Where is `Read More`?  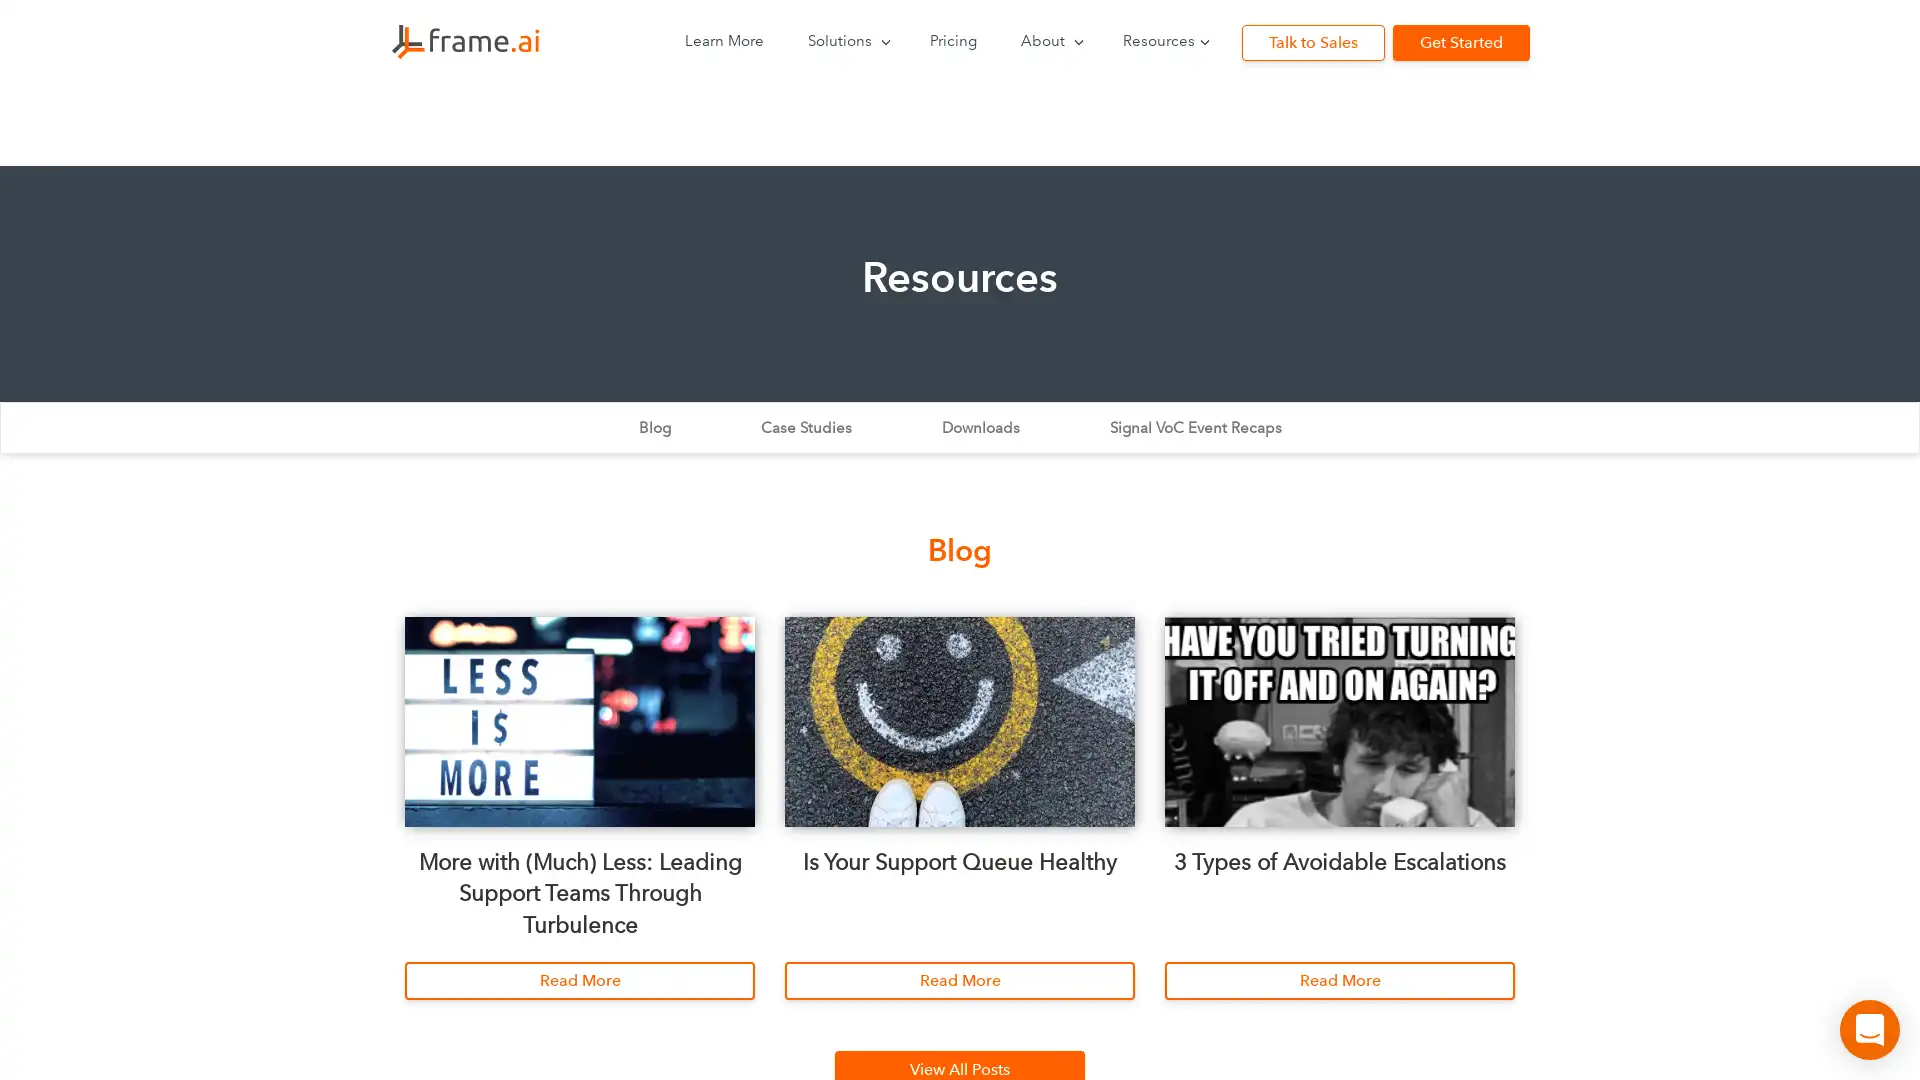 Read More is located at coordinates (960, 979).